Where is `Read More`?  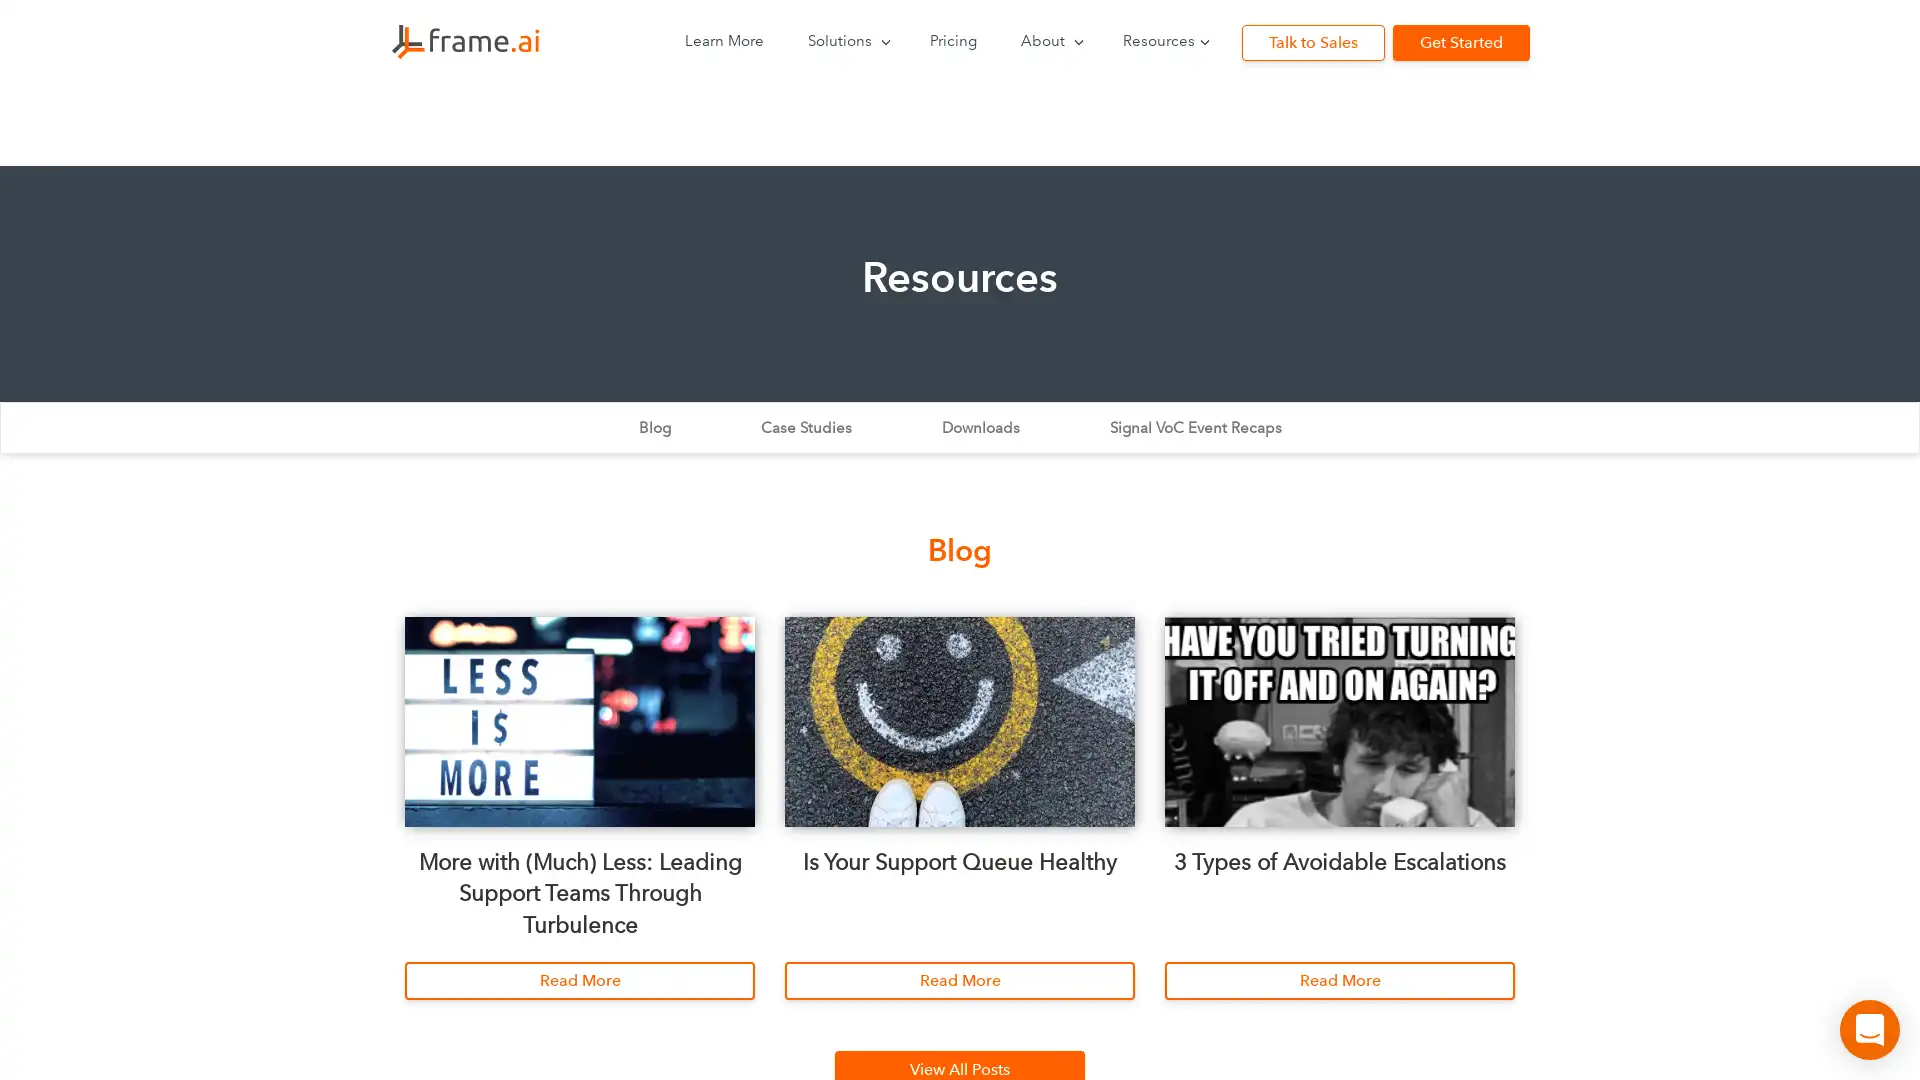 Read More is located at coordinates (960, 979).